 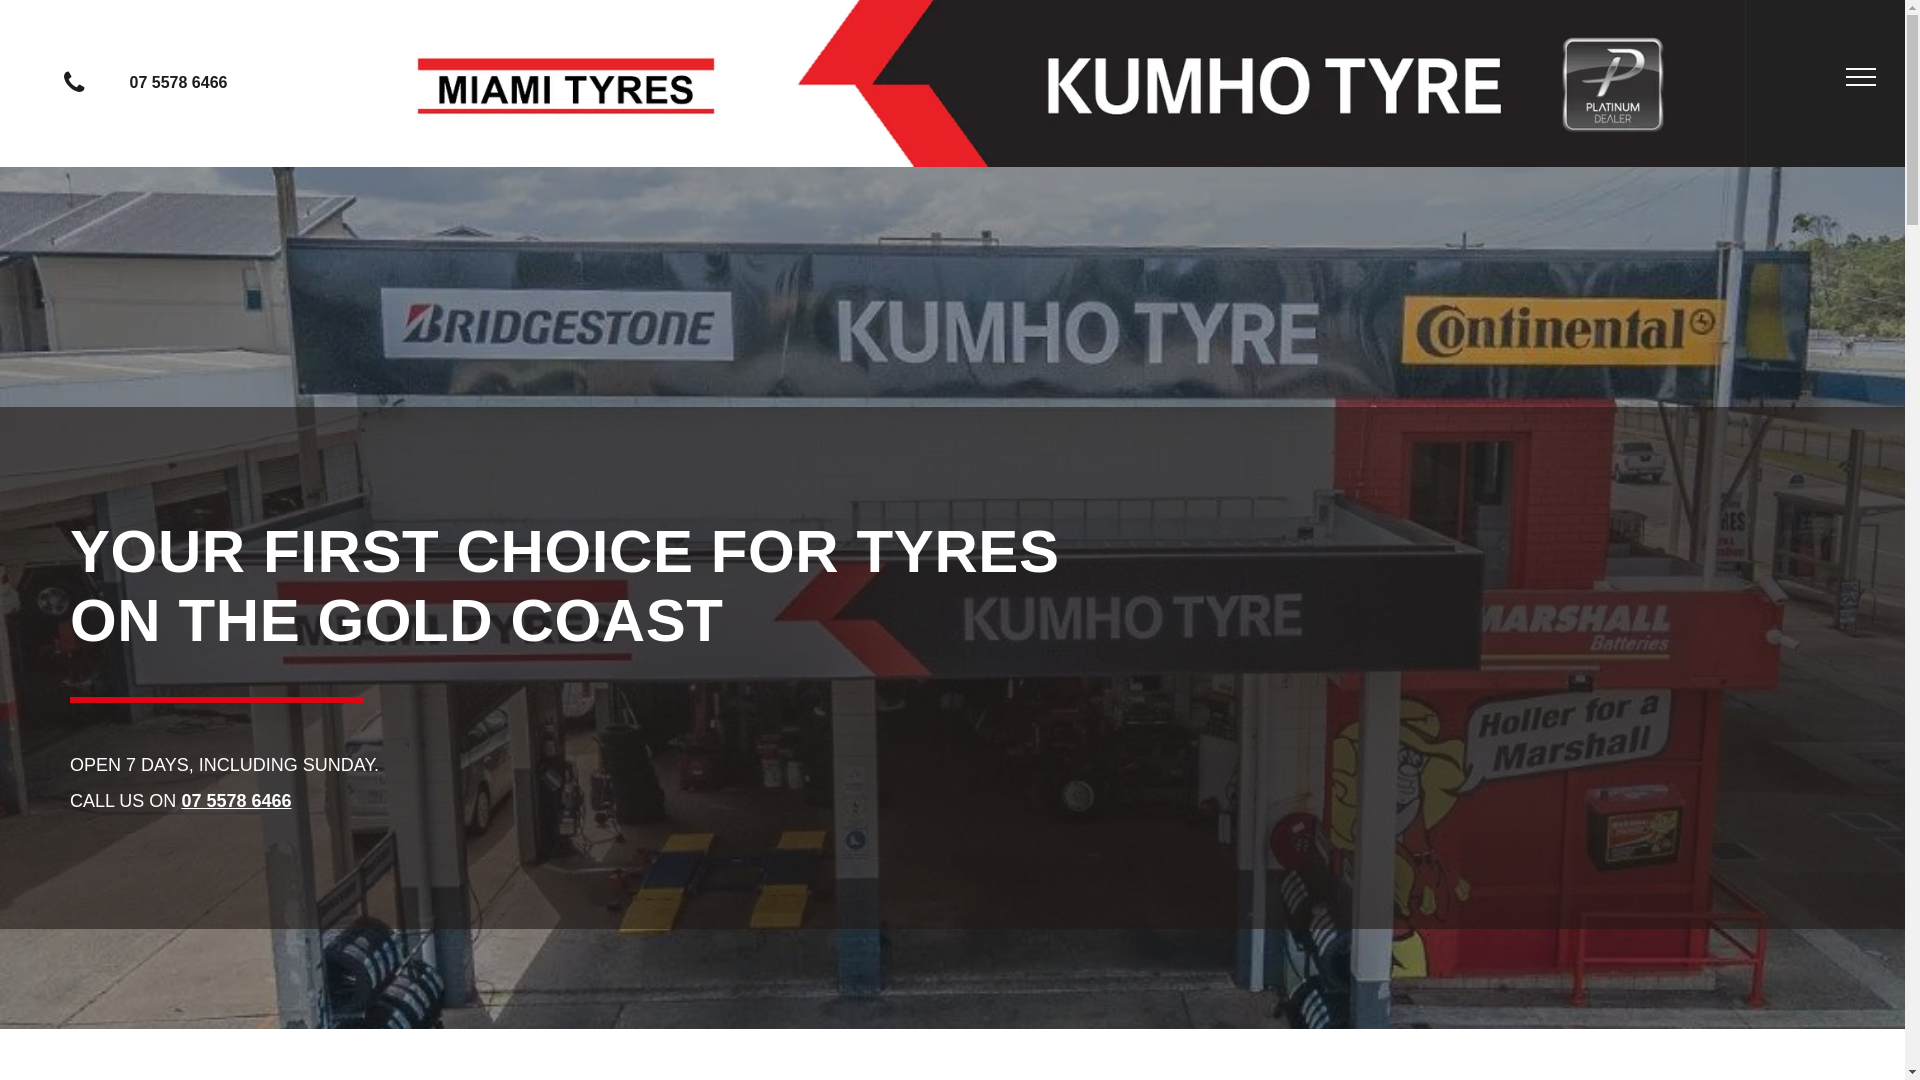 What do you see at coordinates (235, 800) in the screenshot?
I see `'07 5578 6466'` at bounding box center [235, 800].